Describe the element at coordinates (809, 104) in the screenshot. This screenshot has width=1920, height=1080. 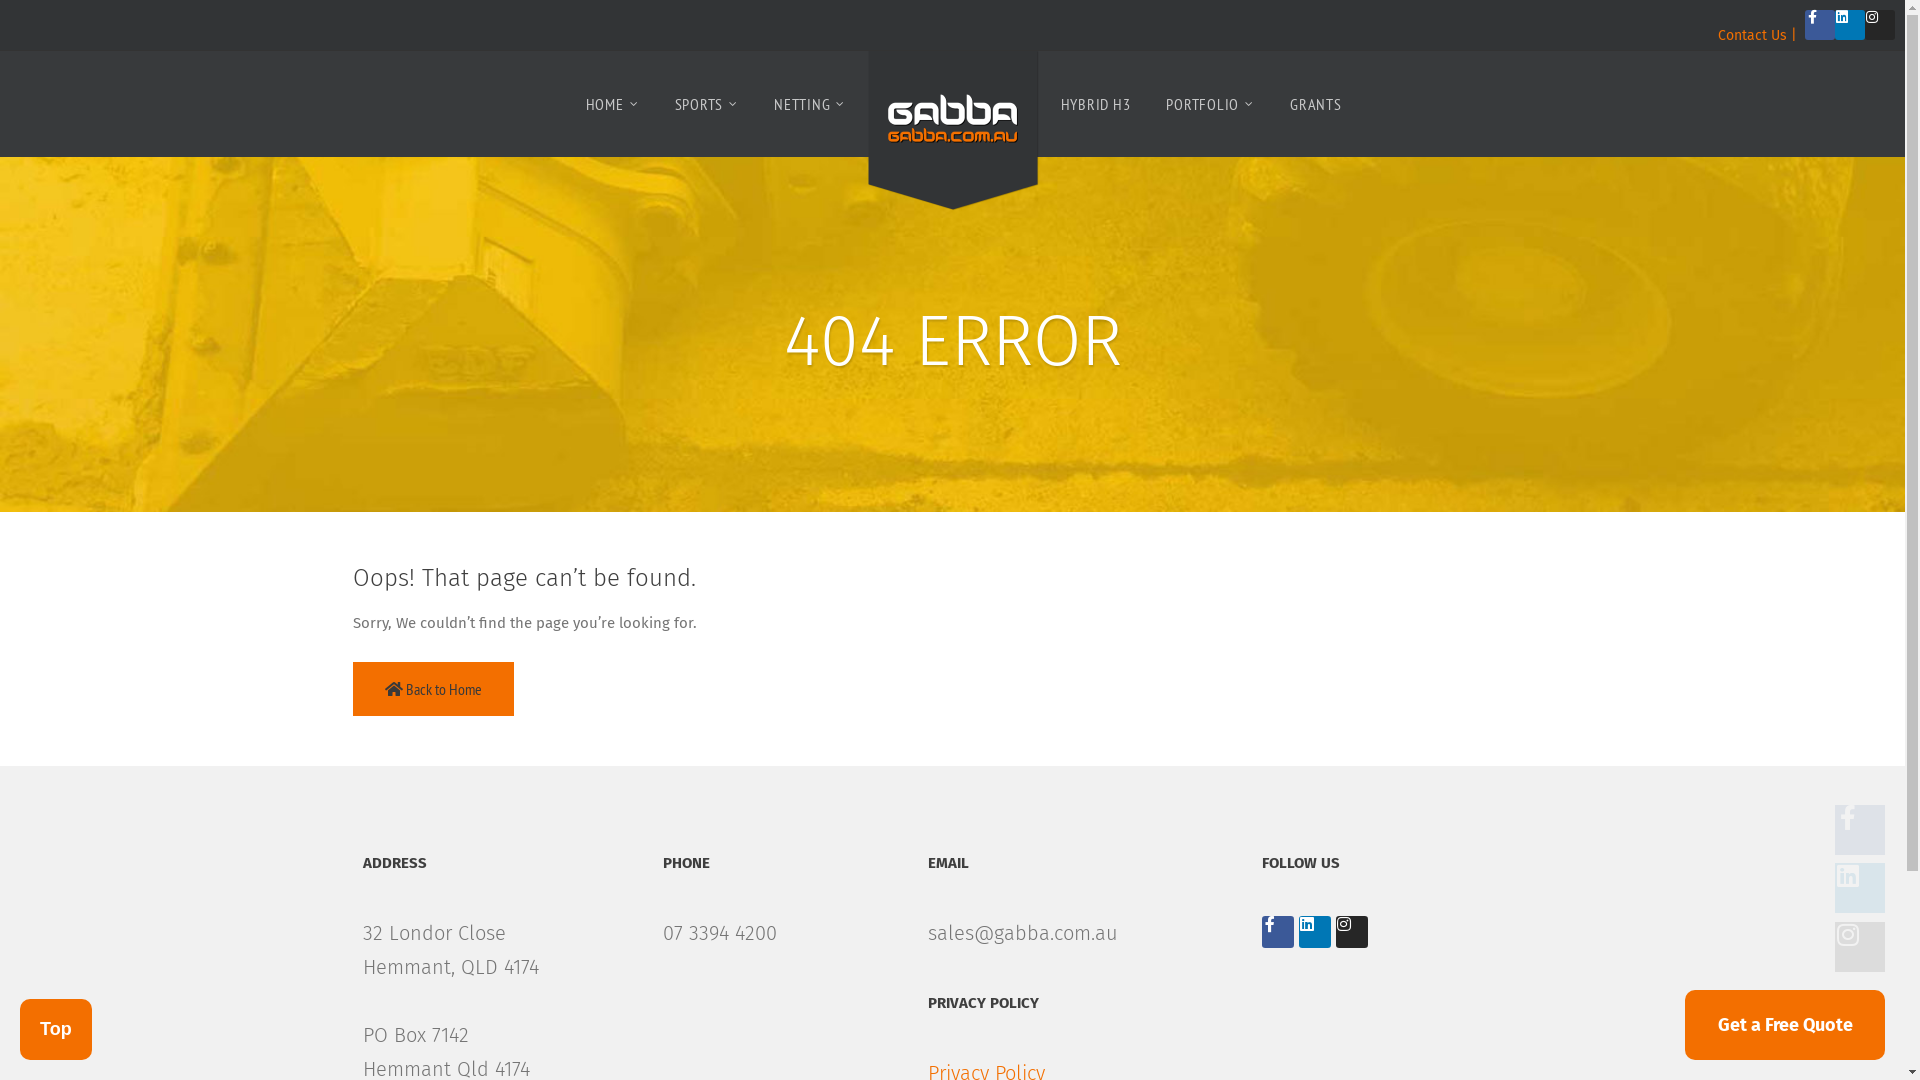
I see `'NETTING'` at that location.